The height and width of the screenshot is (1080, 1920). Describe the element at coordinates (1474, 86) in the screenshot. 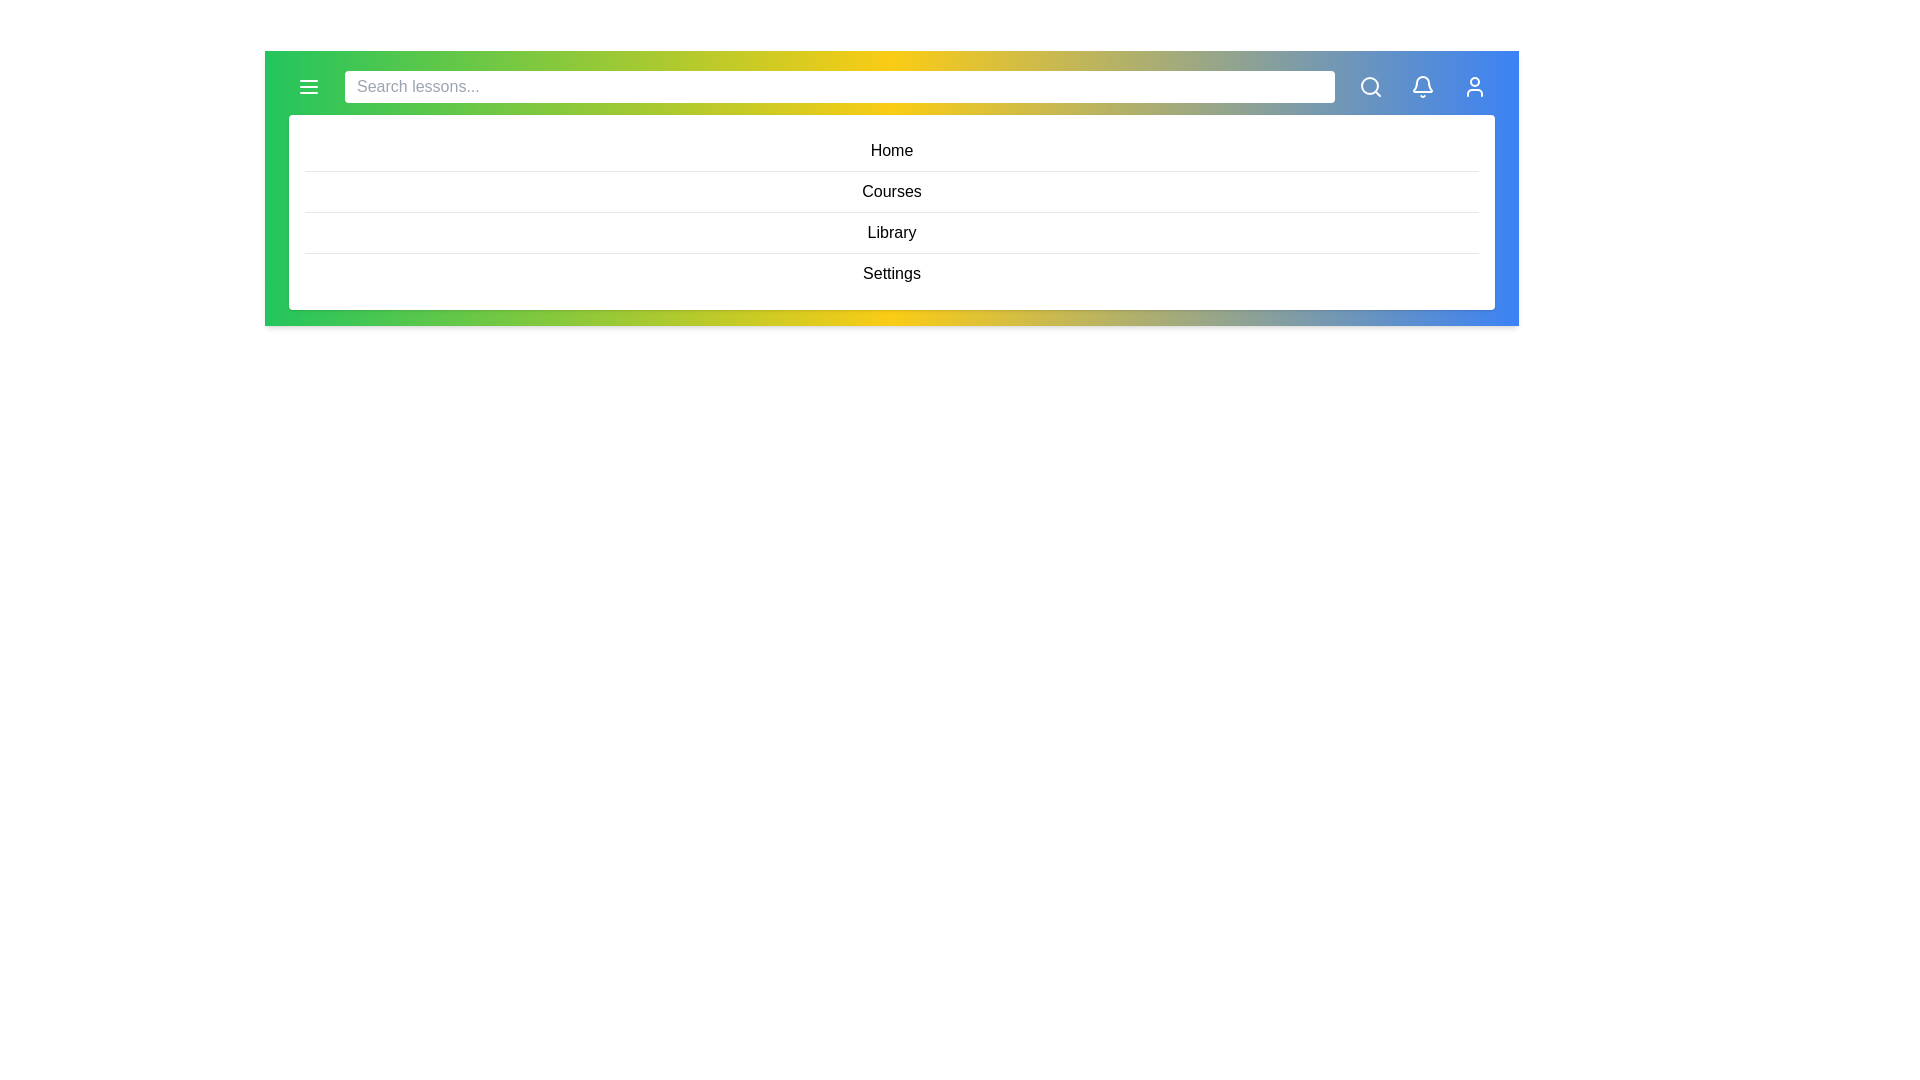

I see `the 'User Profile' icon to access user settings` at that location.